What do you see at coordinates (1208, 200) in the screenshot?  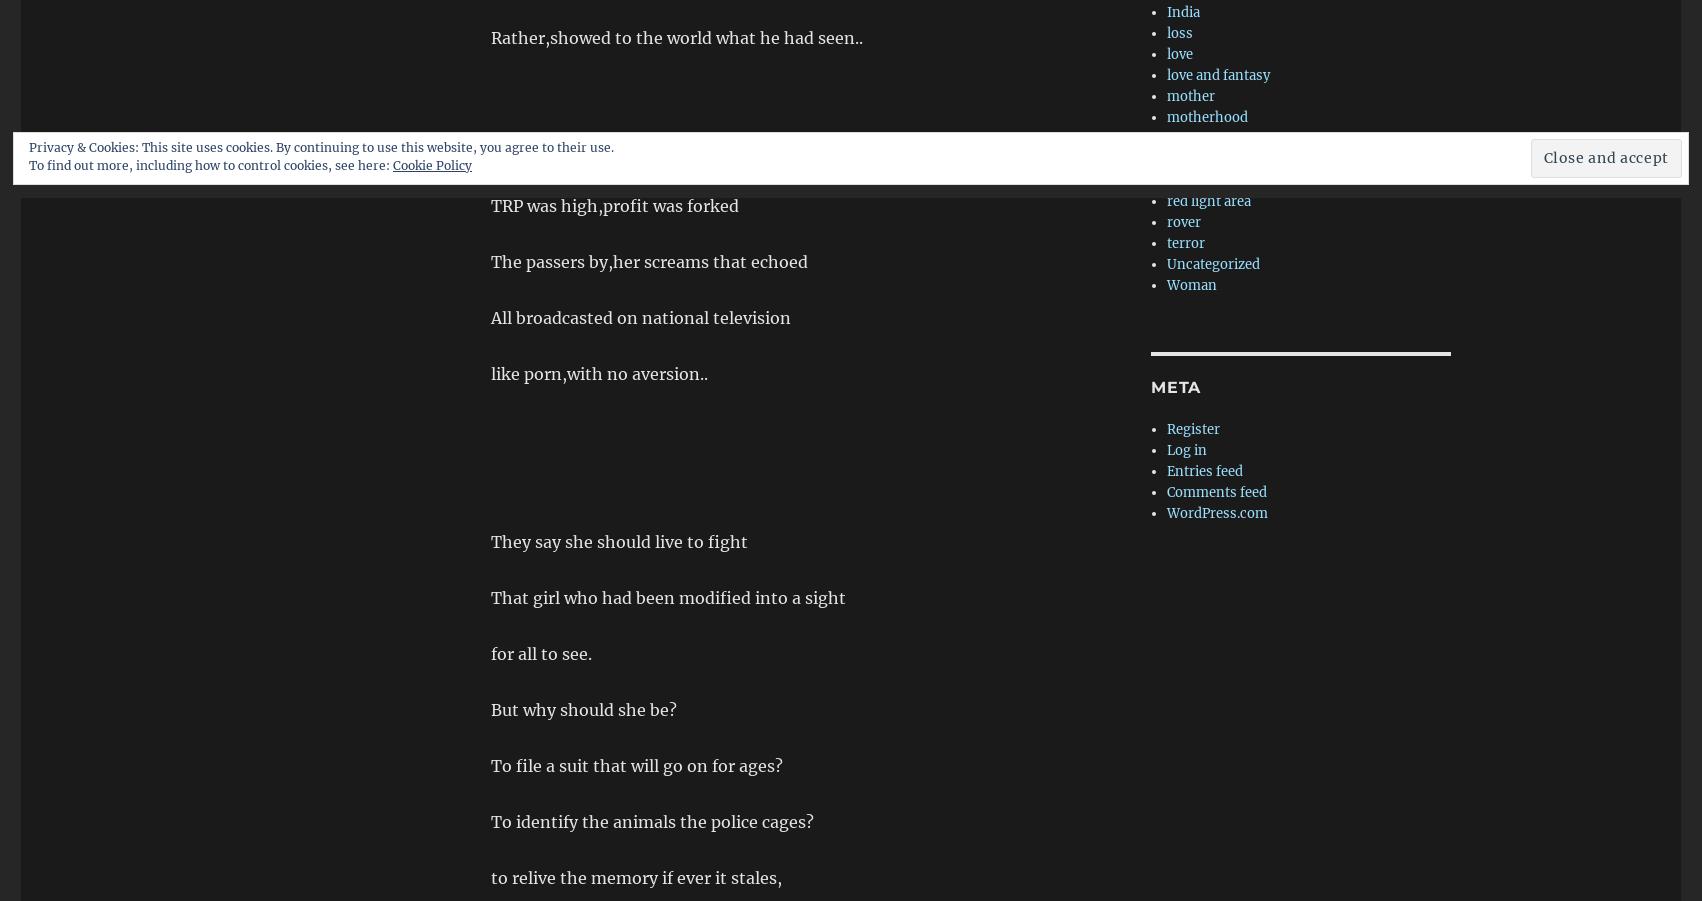 I see `'red light area'` at bounding box center [1208, 200].